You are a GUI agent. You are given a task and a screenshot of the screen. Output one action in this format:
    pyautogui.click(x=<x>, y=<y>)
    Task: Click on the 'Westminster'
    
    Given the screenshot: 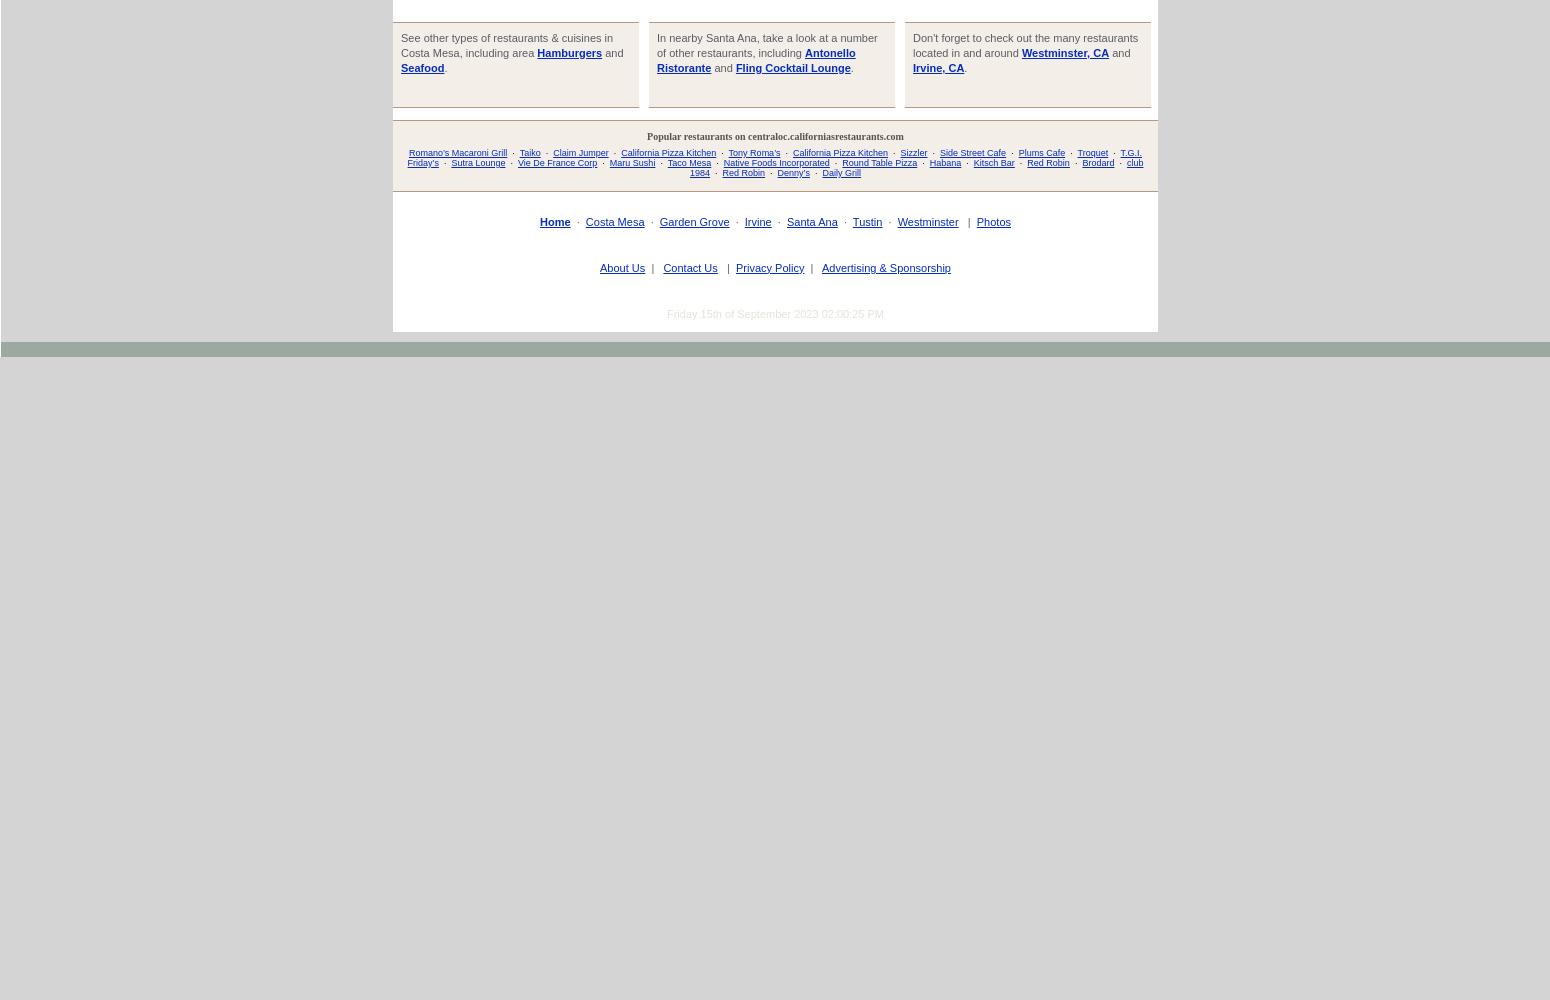 What is the action you would take?
    pyautogui.click(x=927, y=220)
    